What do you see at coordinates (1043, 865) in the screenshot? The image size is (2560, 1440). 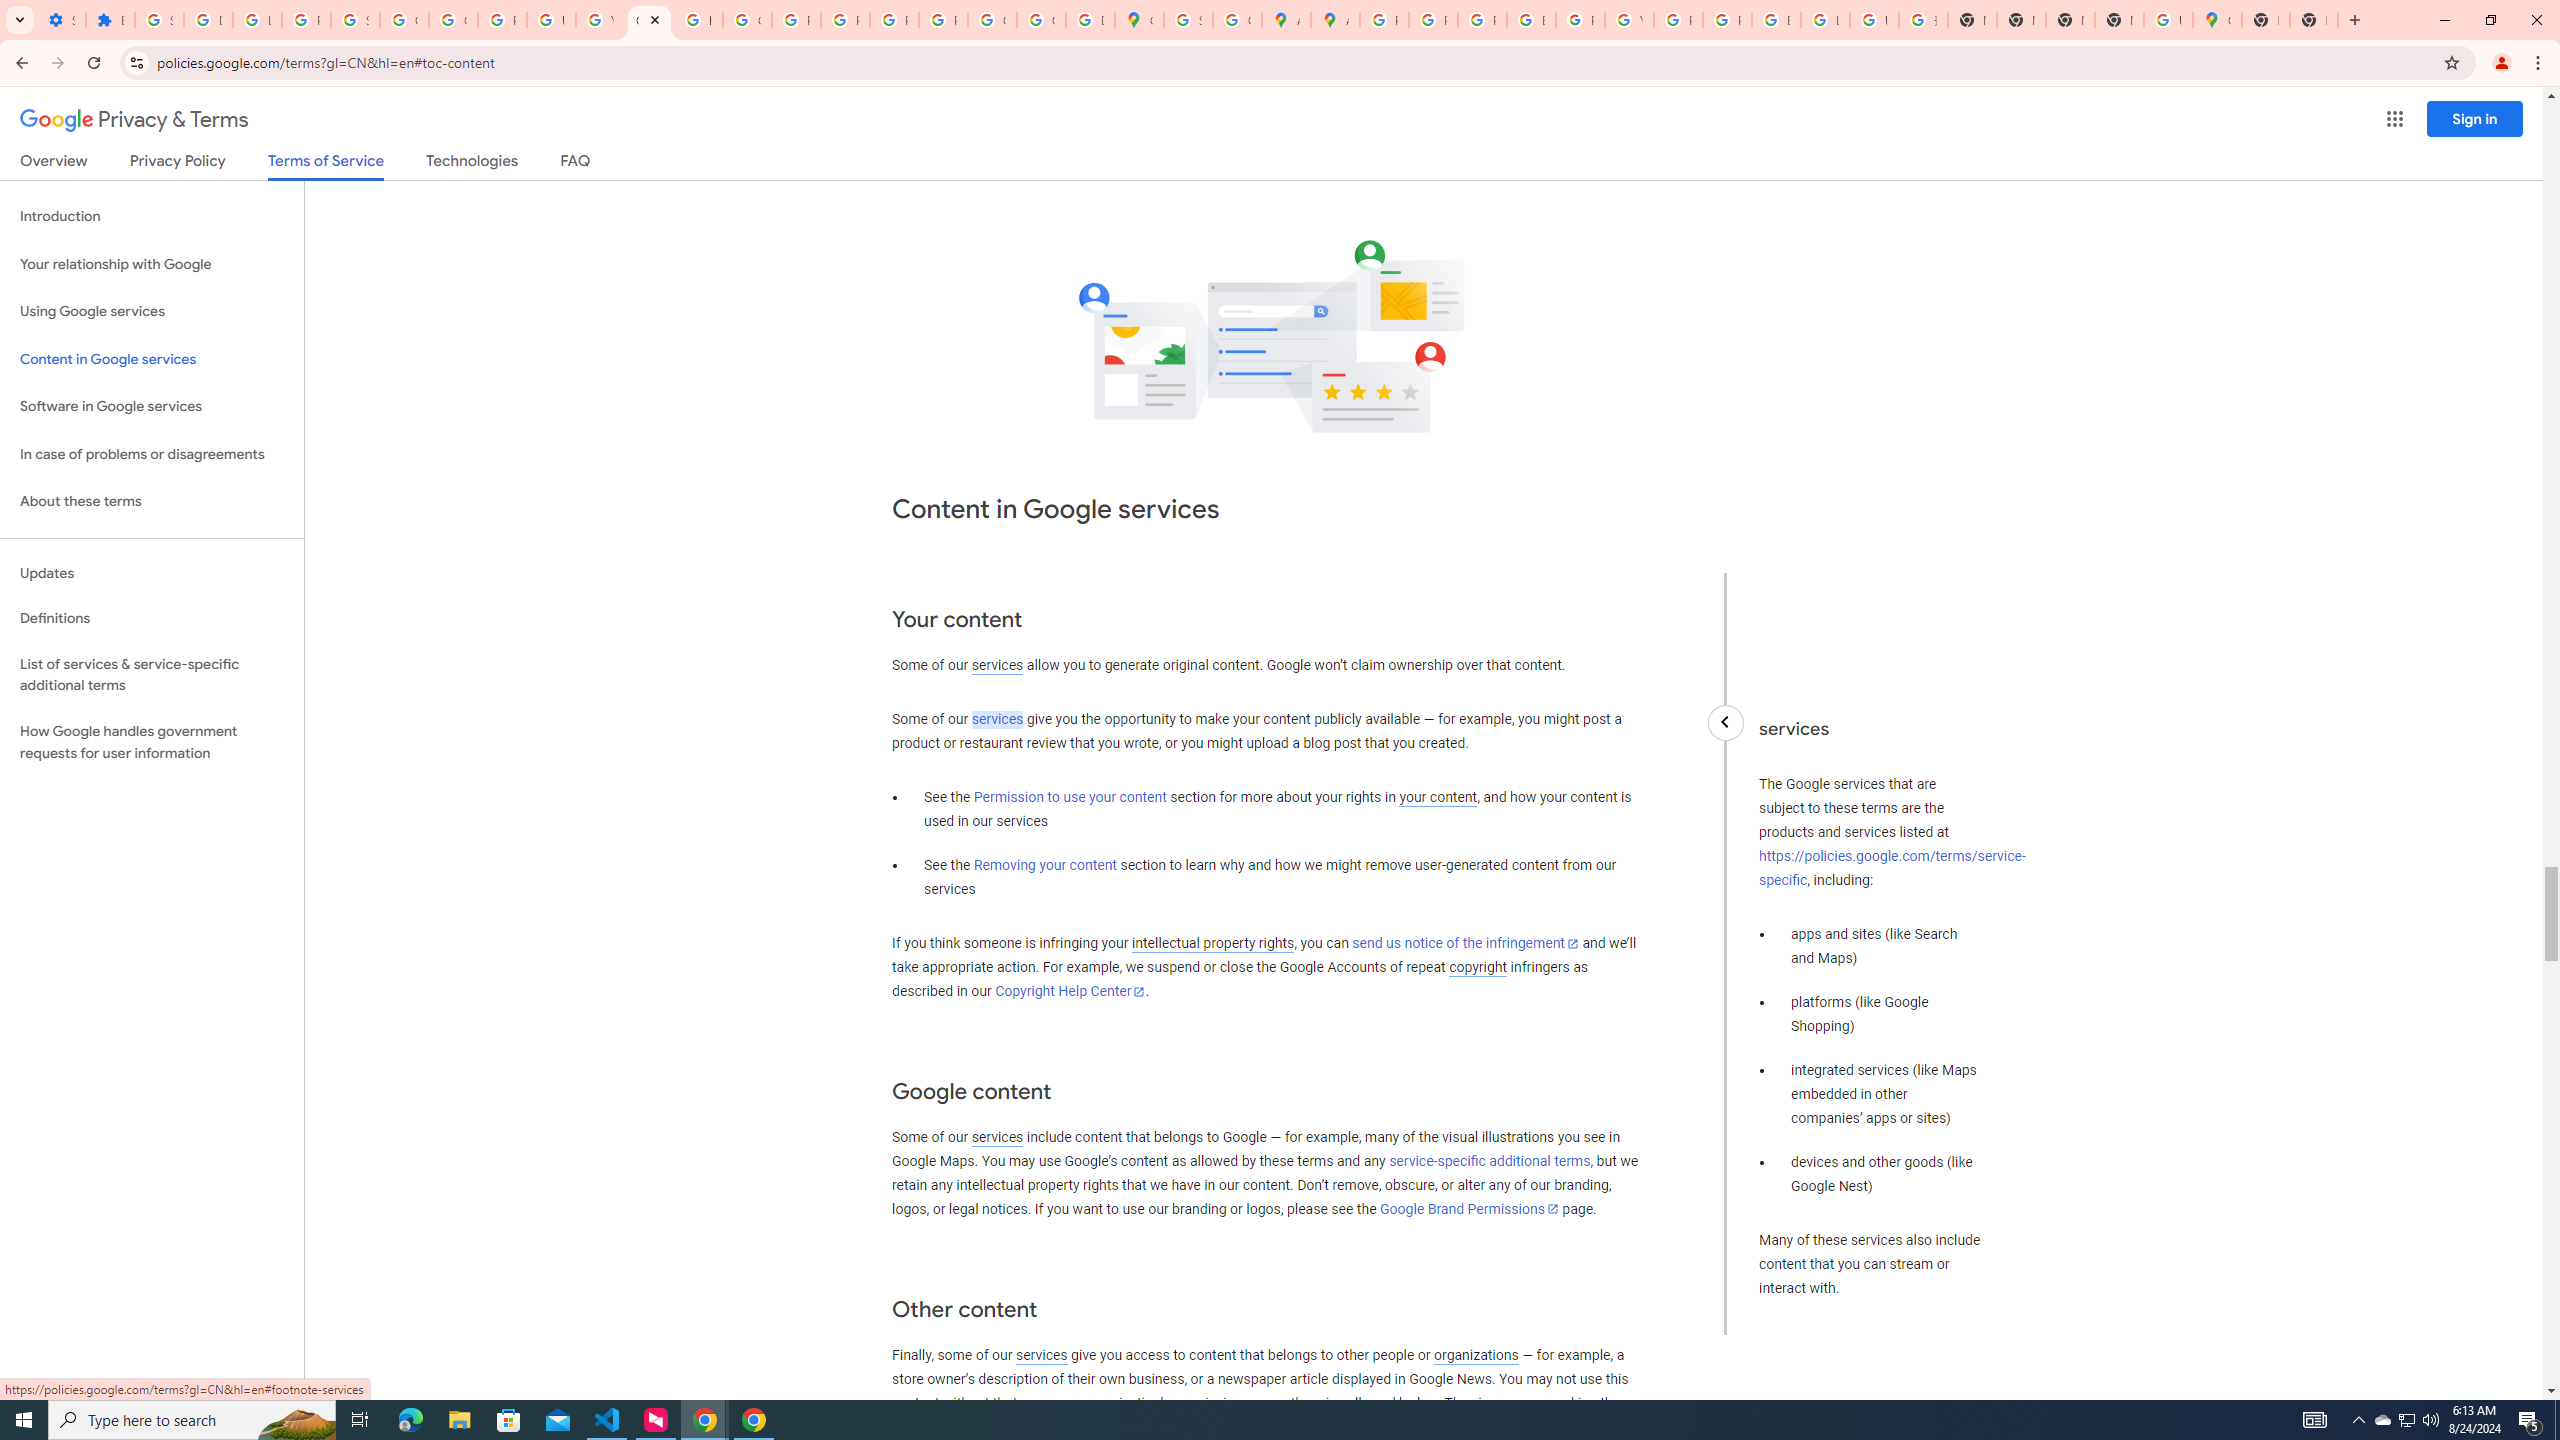 I see `'Removing your content'` at bounding box center [1043, 865].